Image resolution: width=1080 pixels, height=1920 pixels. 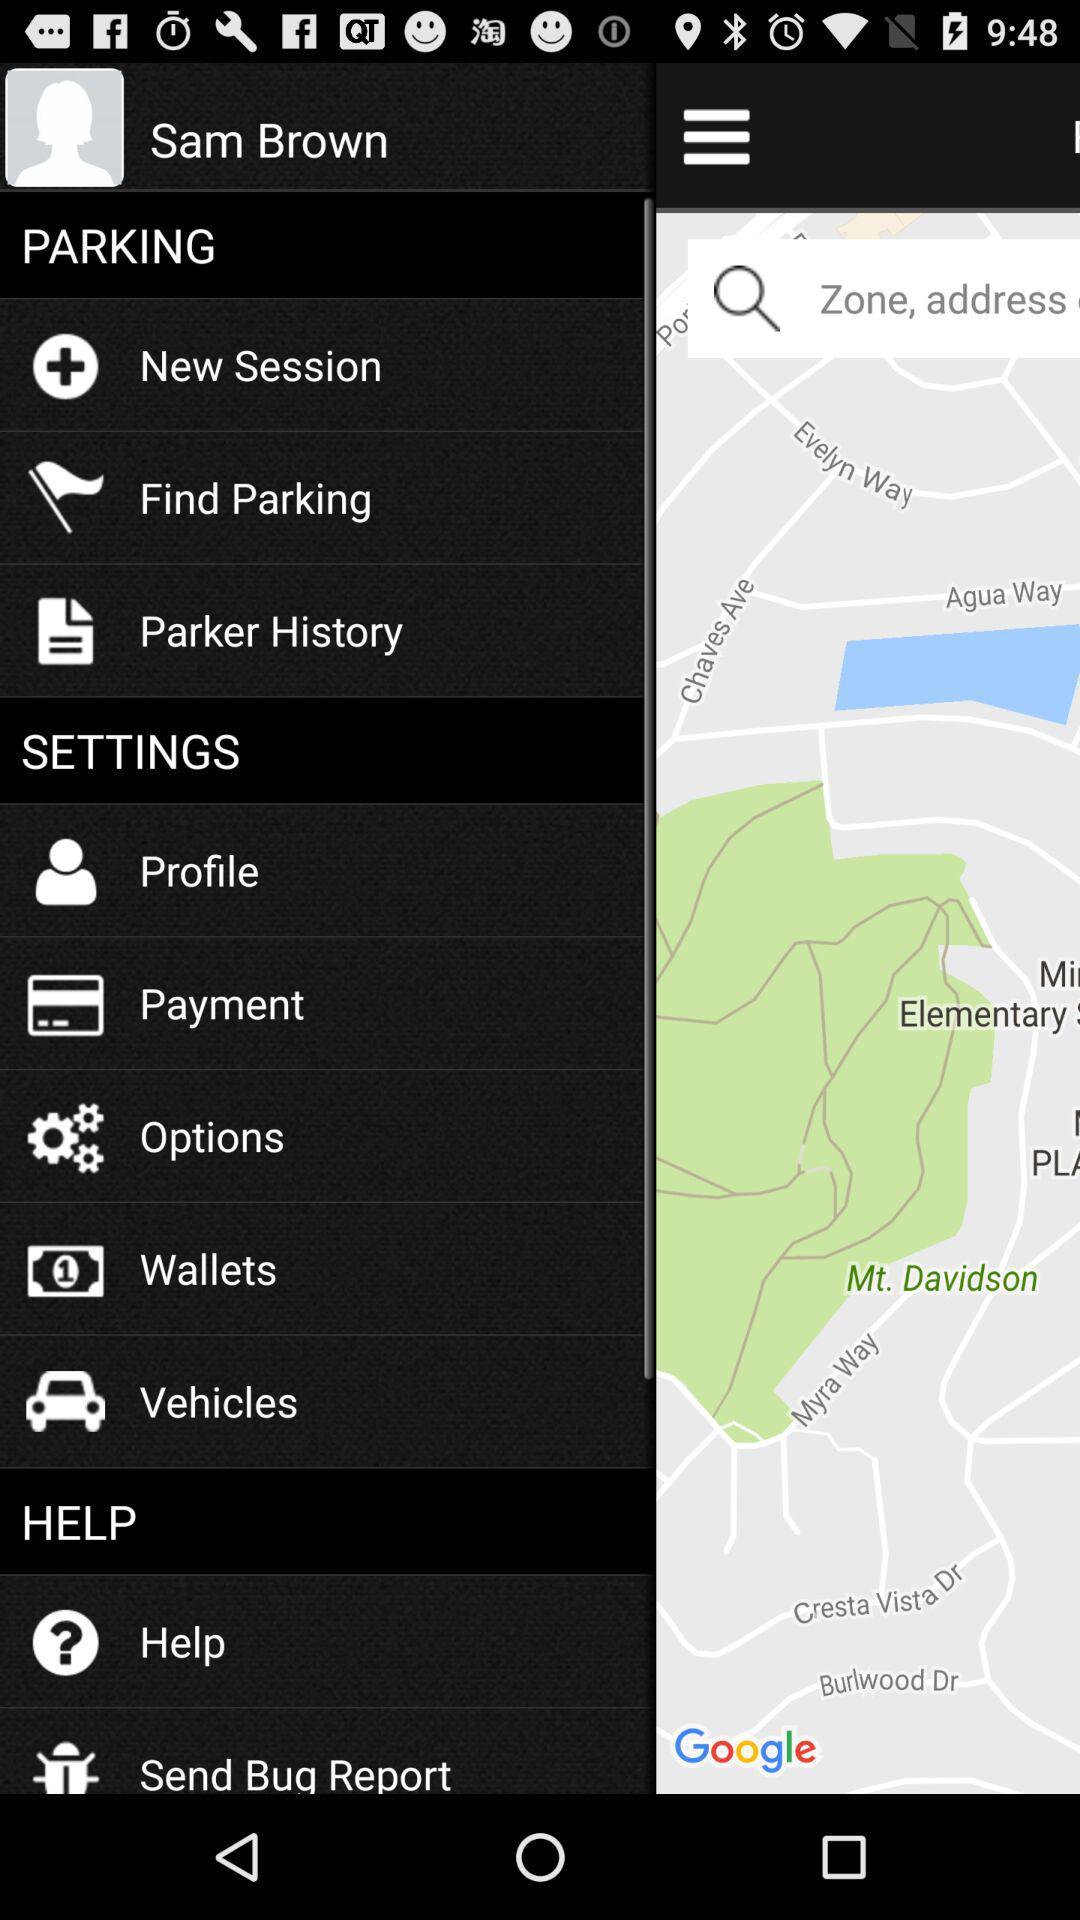 What do you see at coordinates (219, 1400) in the screenshot?
I see `the vehicles` at bounding box center [219, 1400].